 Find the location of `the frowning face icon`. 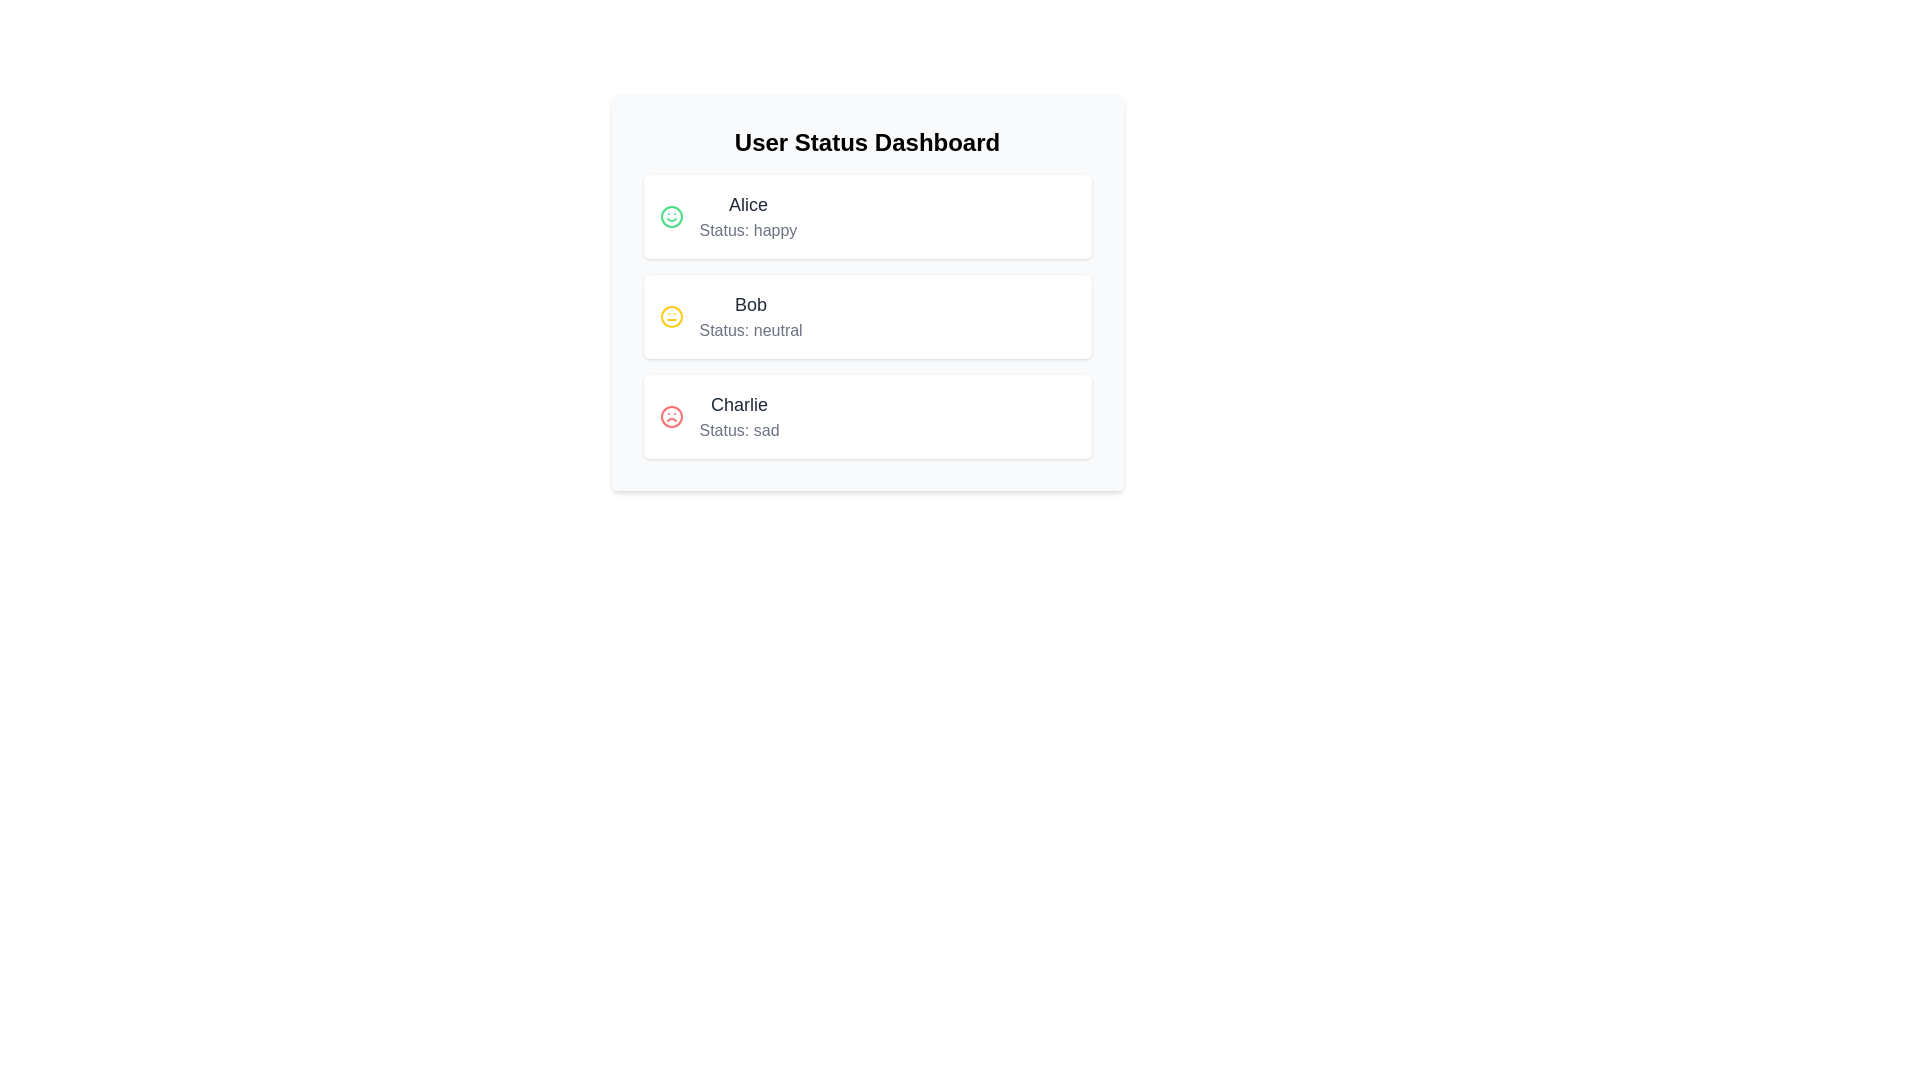

the frowning face icon is located at coordinates (671, 415).